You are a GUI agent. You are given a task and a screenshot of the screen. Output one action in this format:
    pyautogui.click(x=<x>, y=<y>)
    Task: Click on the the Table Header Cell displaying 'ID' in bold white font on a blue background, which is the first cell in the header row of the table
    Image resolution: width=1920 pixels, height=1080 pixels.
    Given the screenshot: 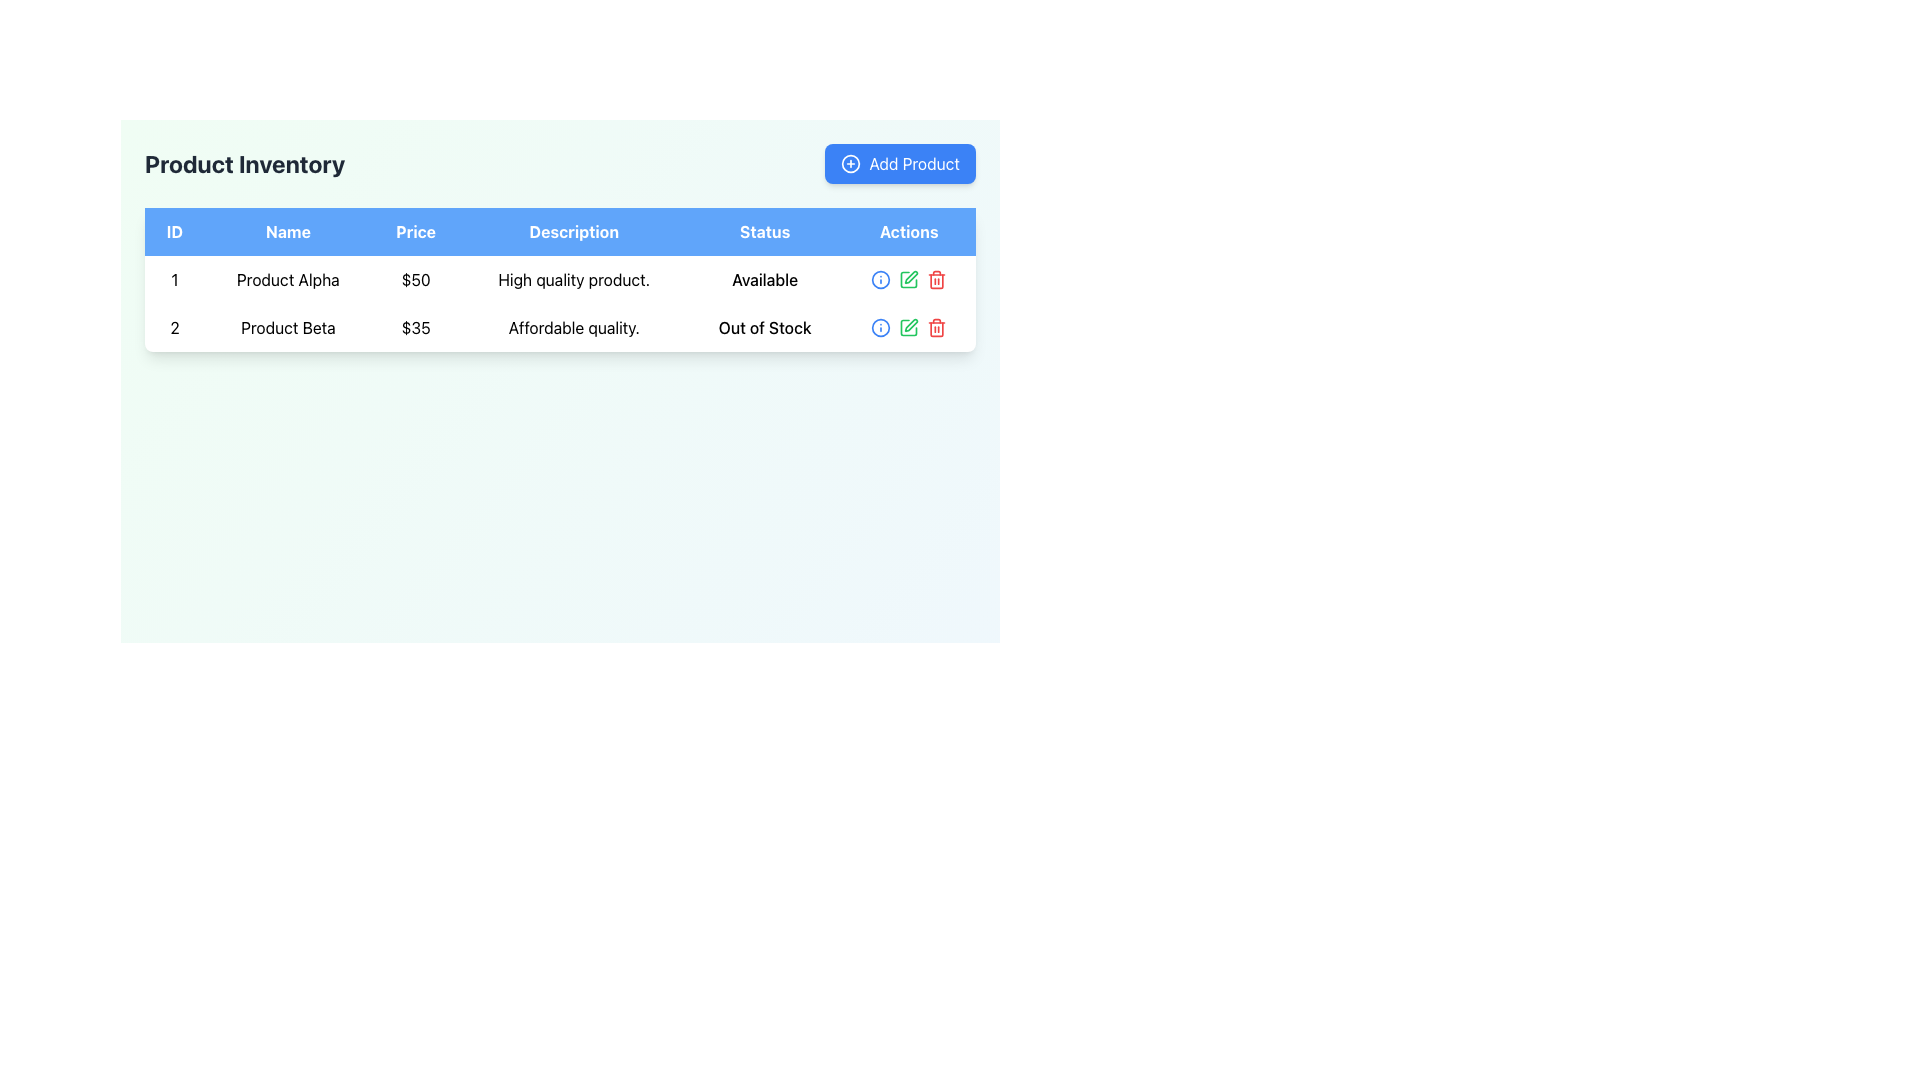 What is the action you would take?
    pyautogui.click(x=174, y=230)
    